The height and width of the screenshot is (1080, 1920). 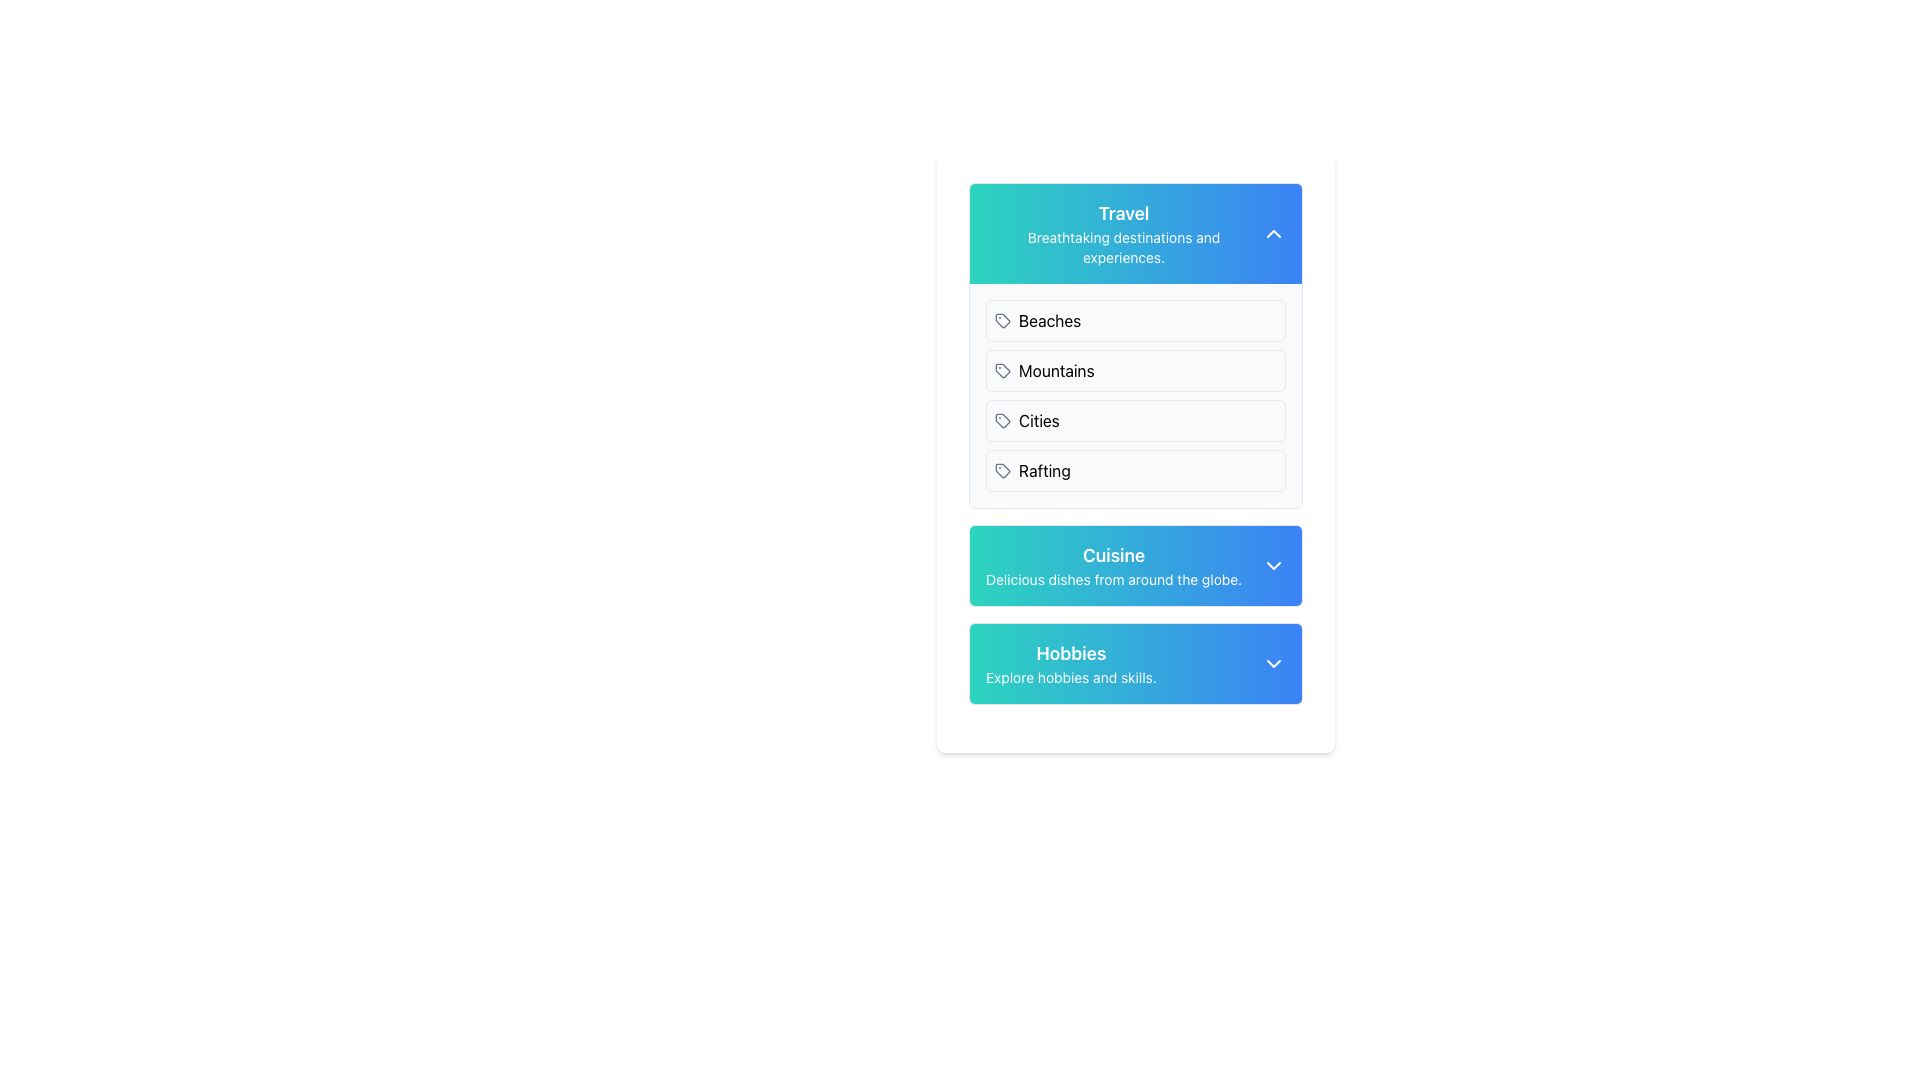 I want to click on the text label 'Rafting' within the Travel section's list item to press for additional options, so click(x=1043, y=470).